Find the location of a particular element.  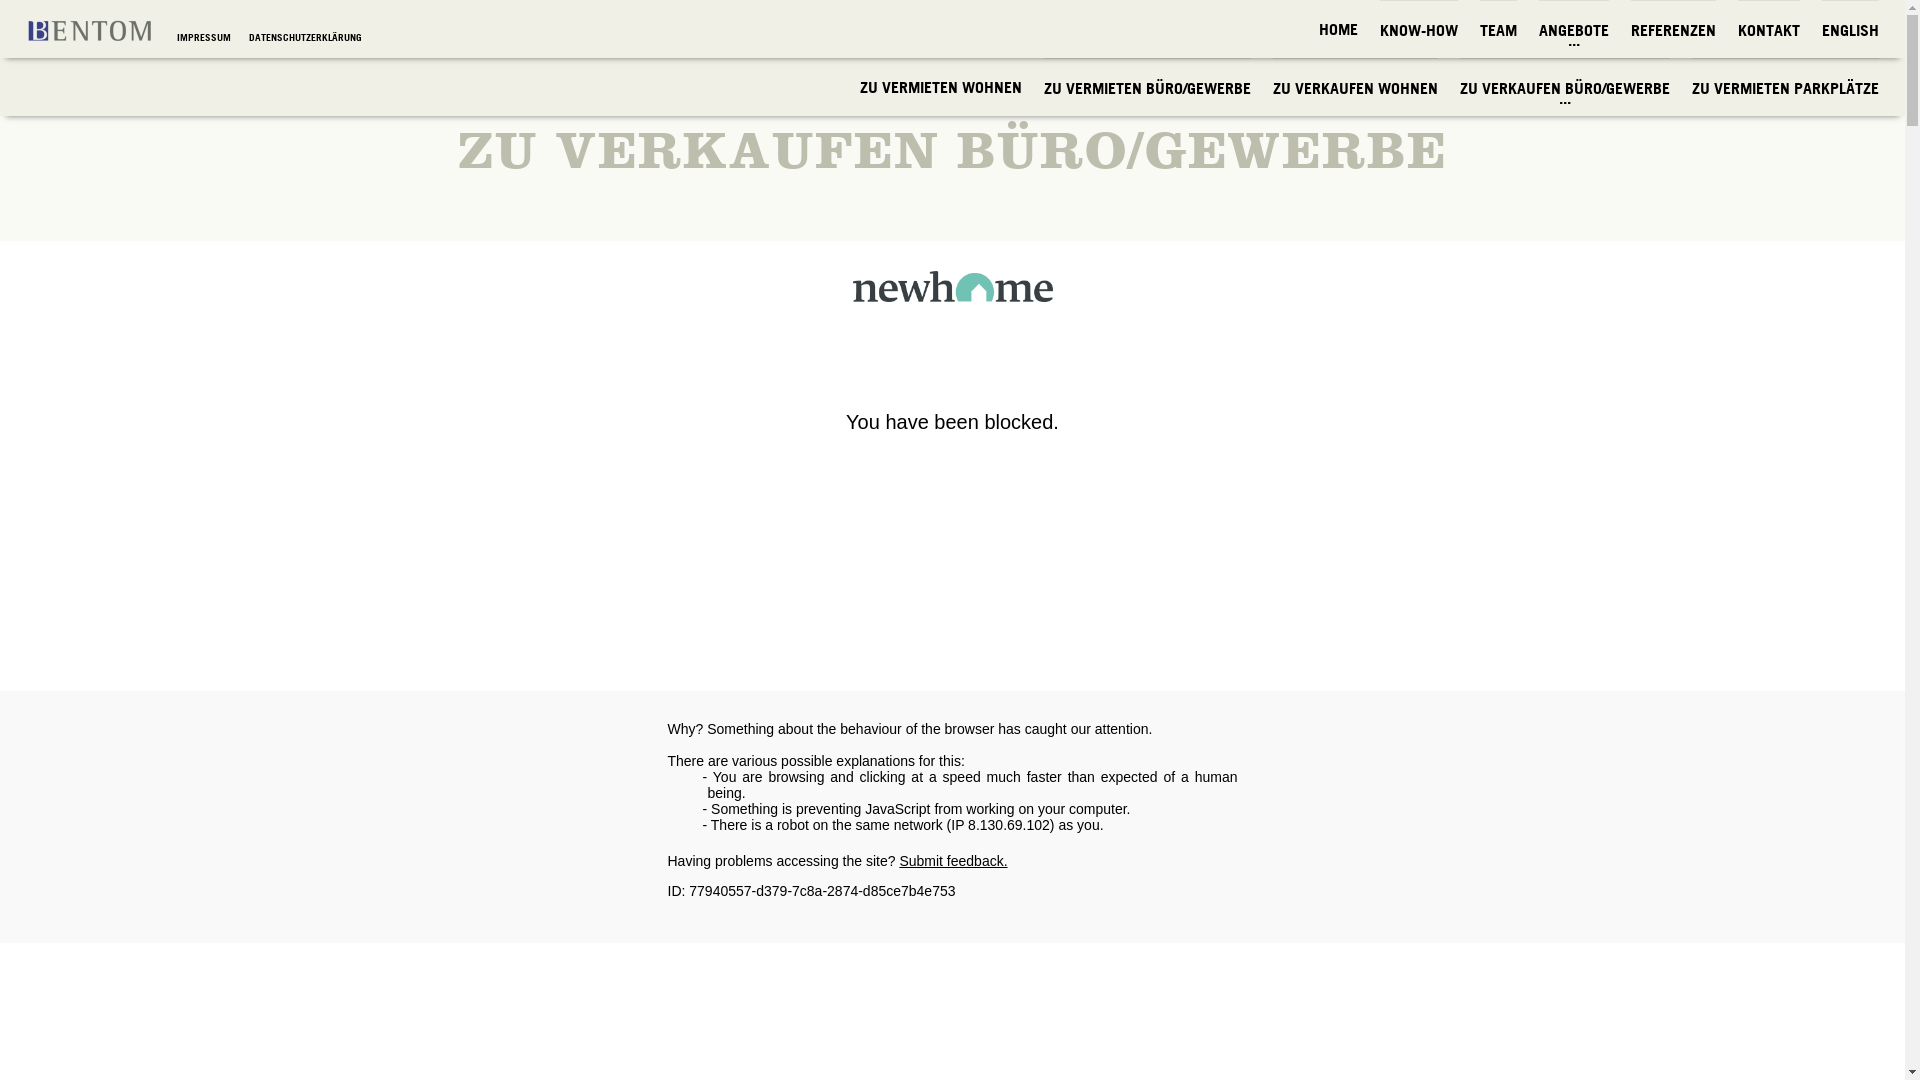

'IMPRESSUM' is located at coordinates (205, 37).